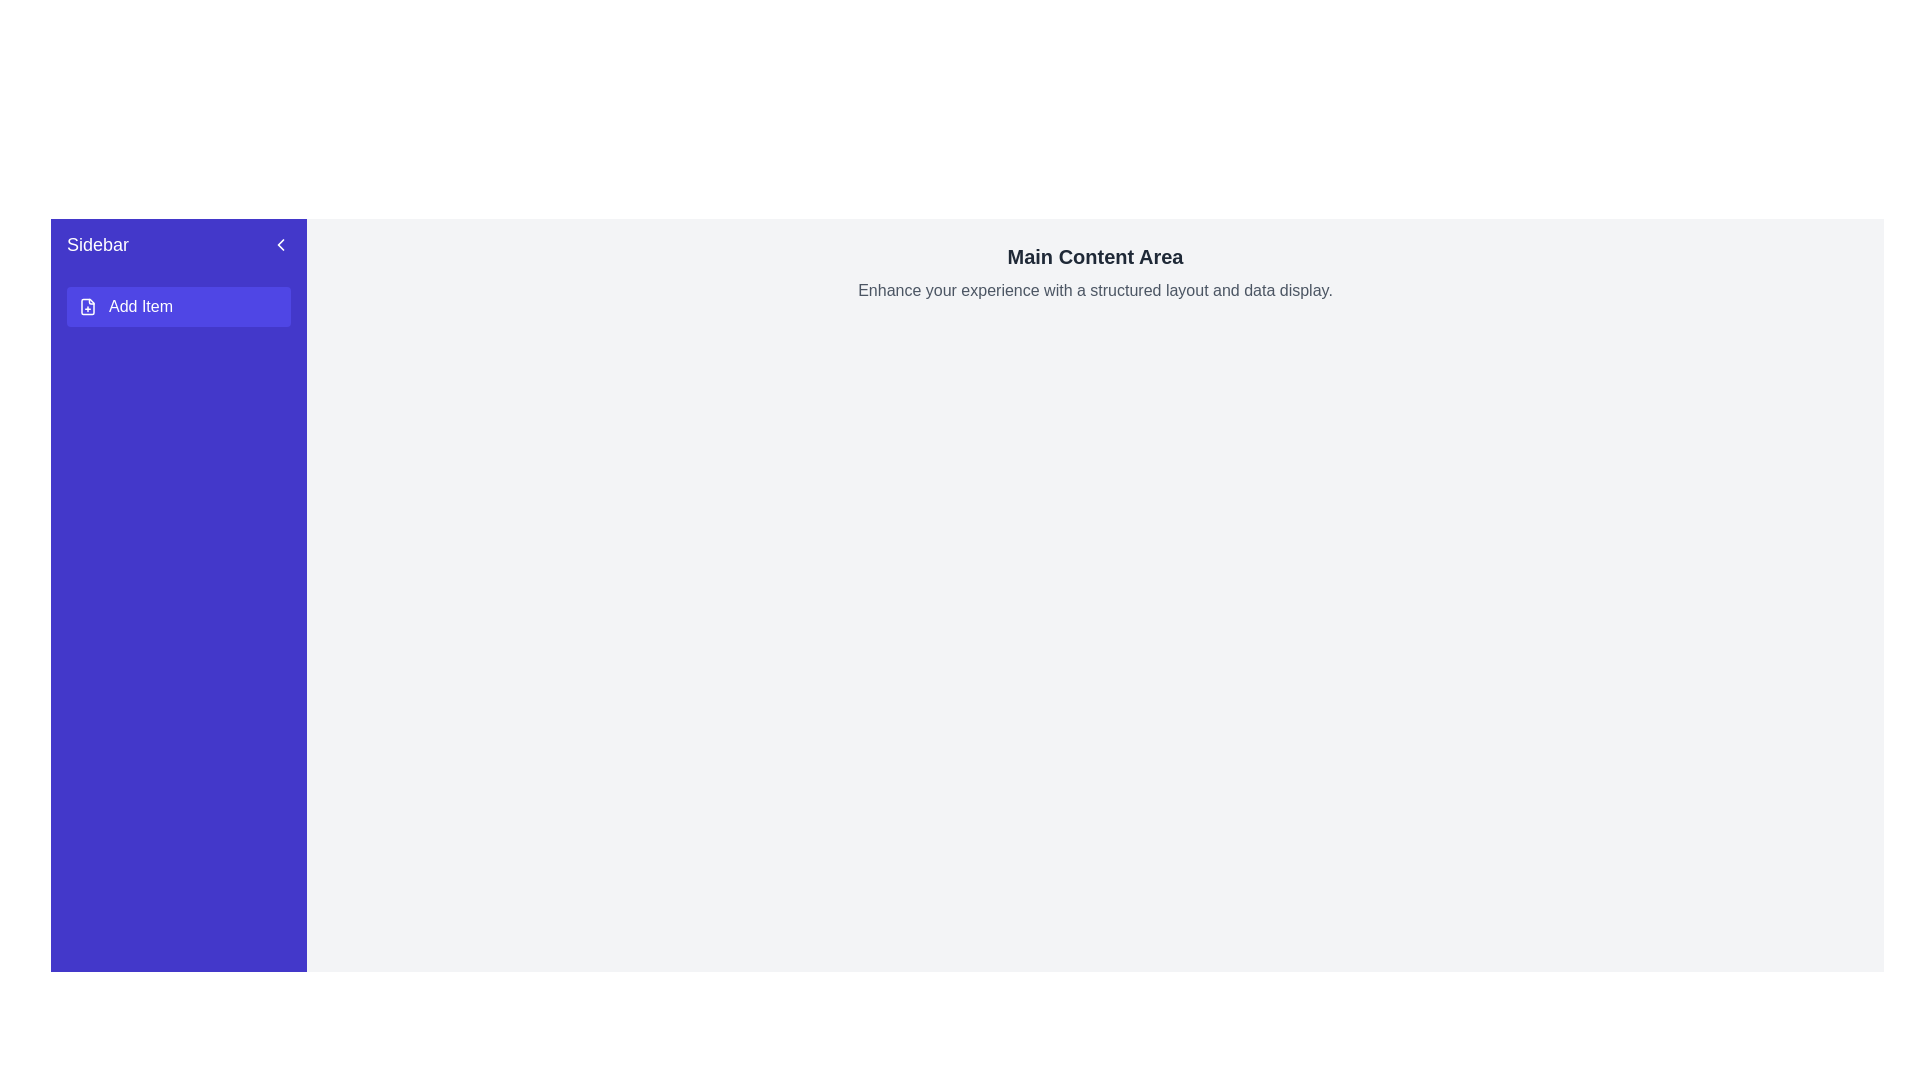 The height and width of the screenshot is (1080, 1920). What do you see at coordinates (280, 244) in the screenshot?
I see `the navigation control icon` at bounding box center [280, 244].